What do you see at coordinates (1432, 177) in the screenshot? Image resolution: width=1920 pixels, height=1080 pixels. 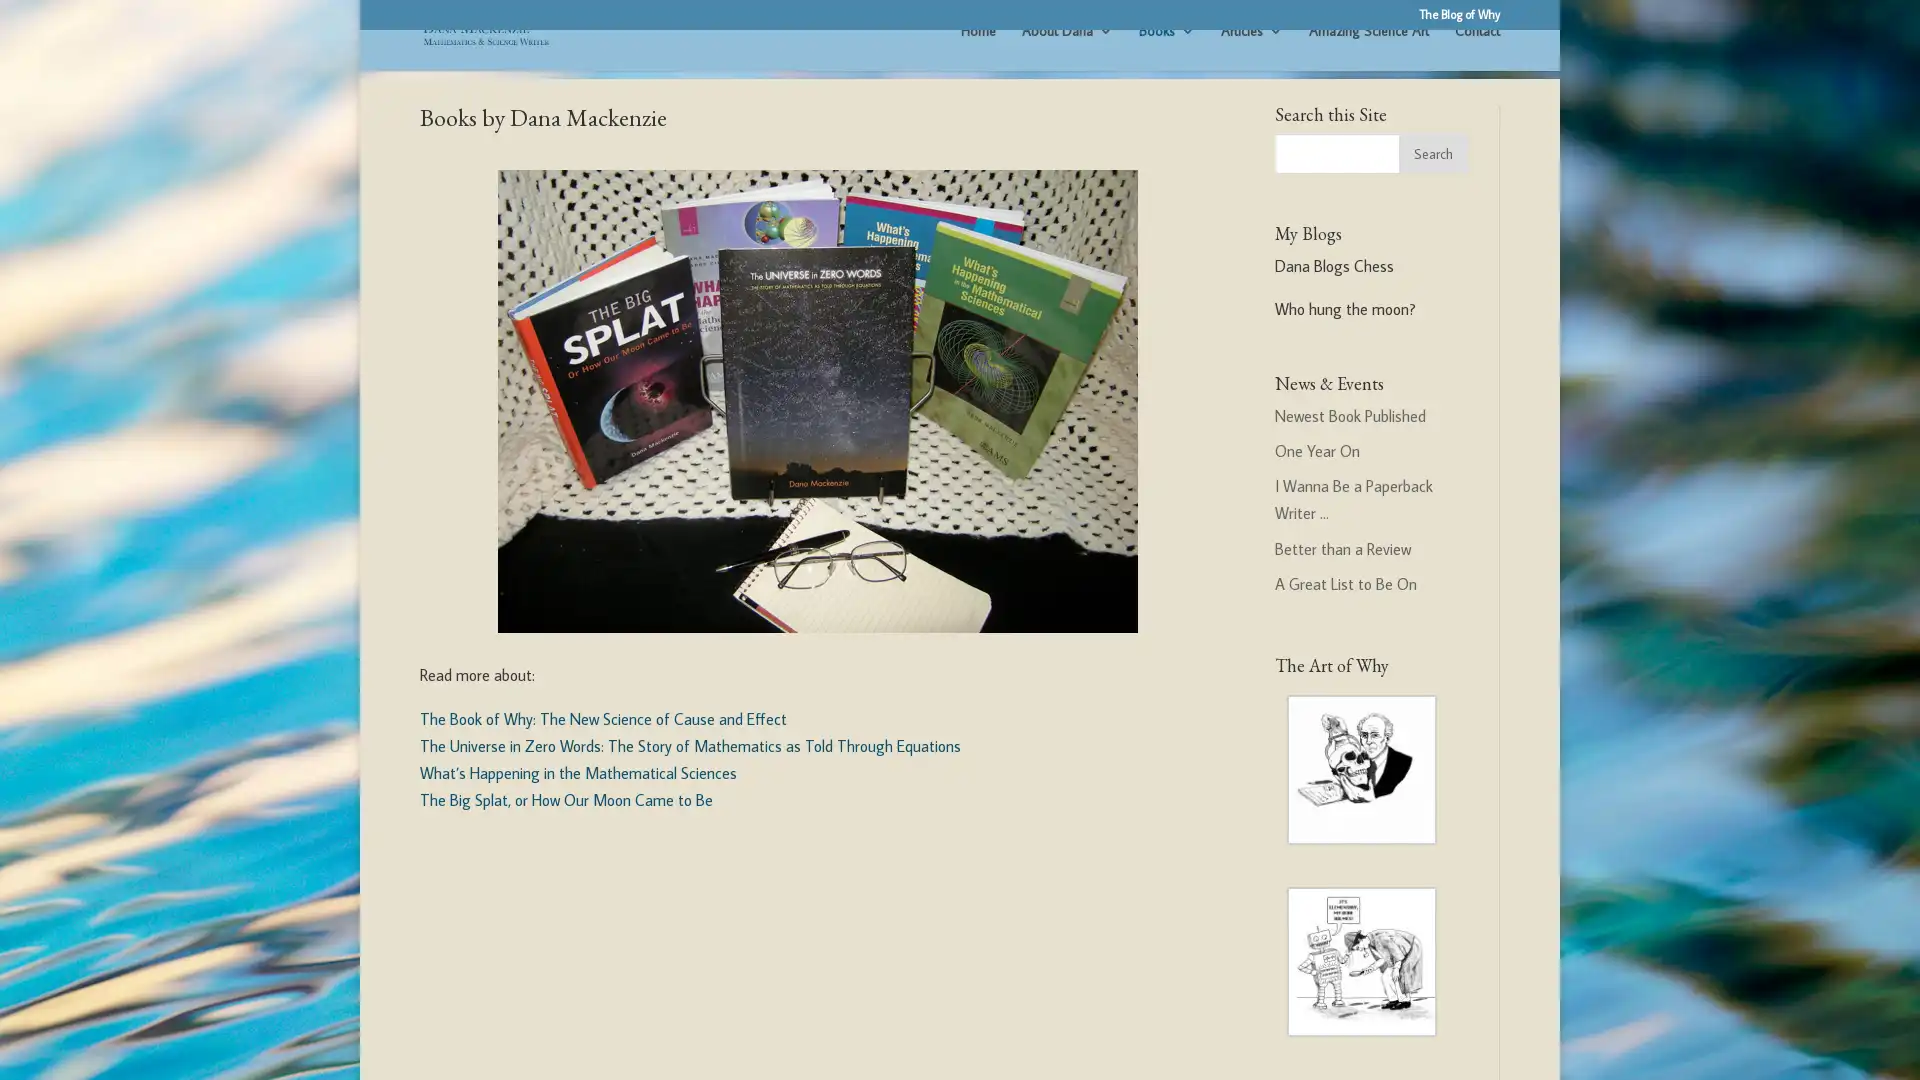 I see `Search` at bounding box center [1432, 177].